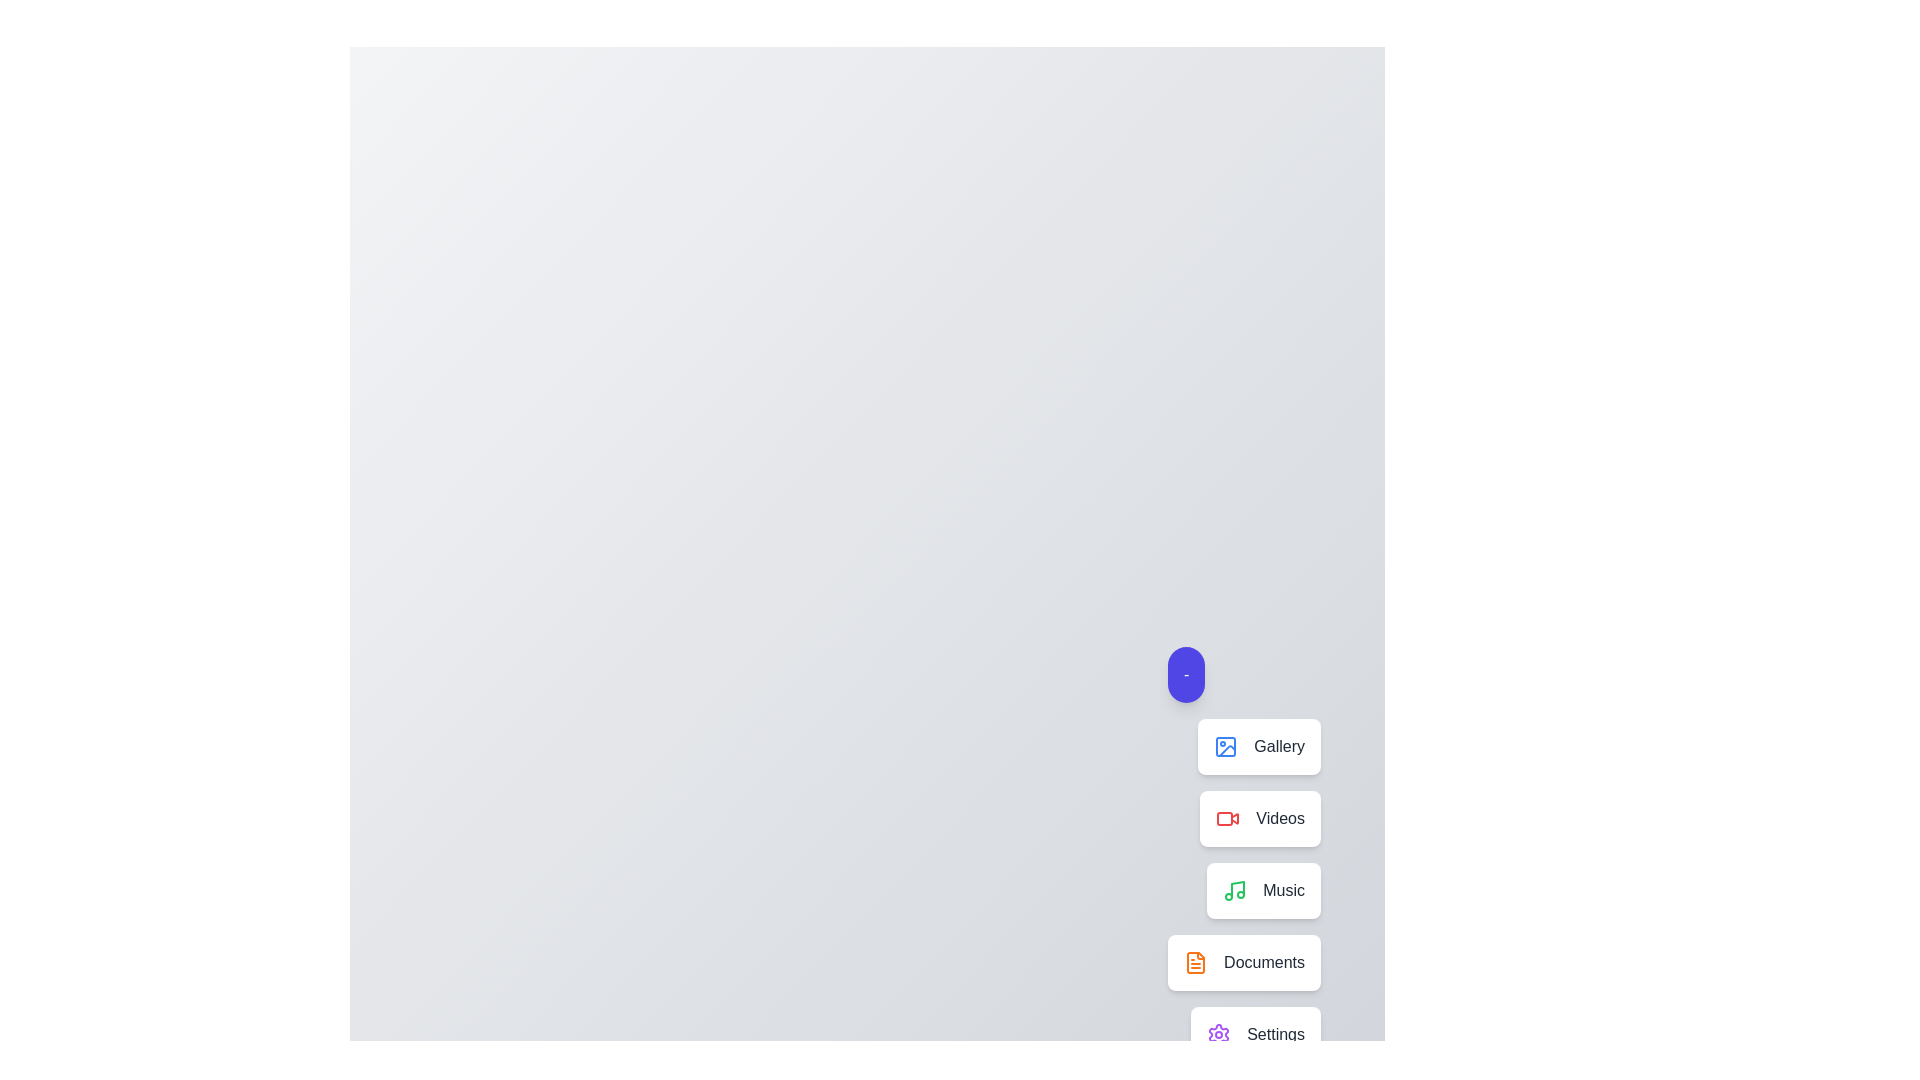 Image resolution: width=1920 pixels, height=1080 pixels. What do you see at coordinates (1255, 1034) in the screenshot?
I see `the menu item labeled 'Settings' to observe its hover animation` at bounding box center [1255, 1034].